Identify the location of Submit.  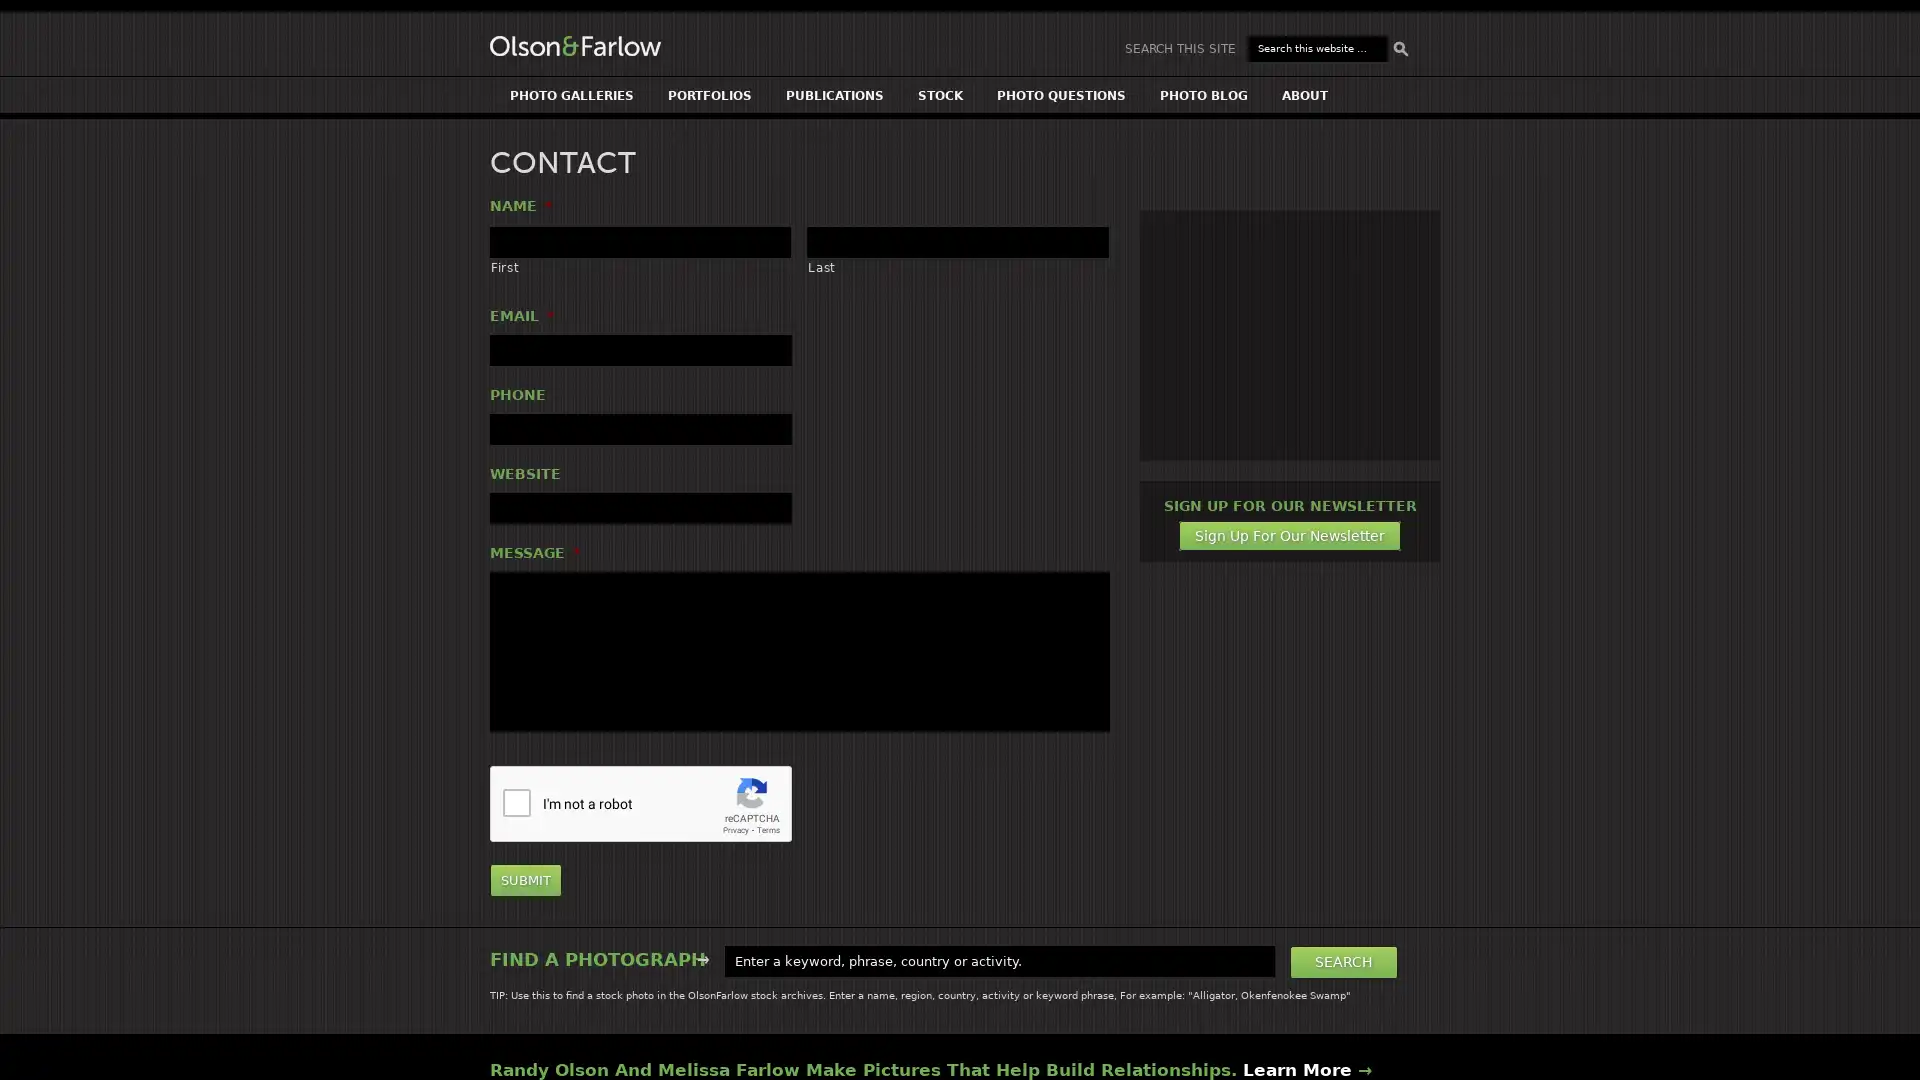
(526, 879).